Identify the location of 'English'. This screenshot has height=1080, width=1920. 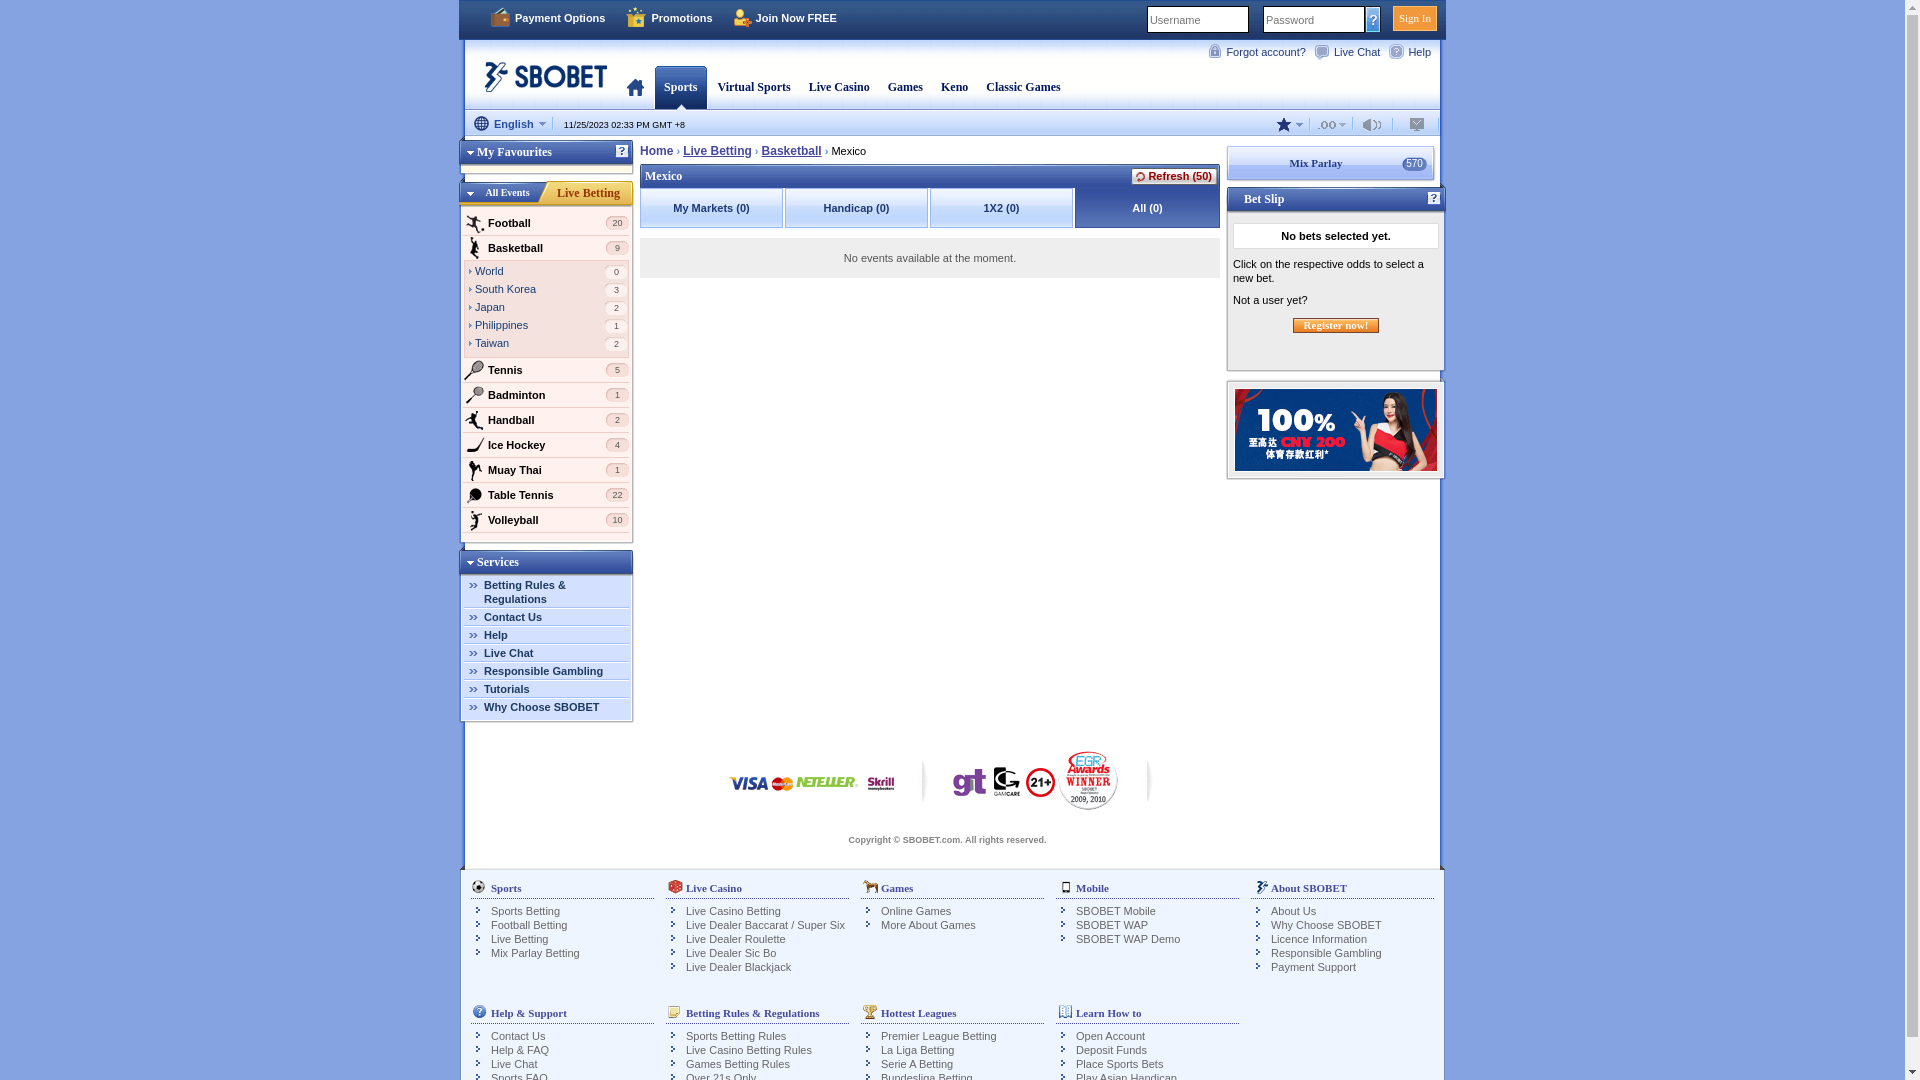
(509, 124).